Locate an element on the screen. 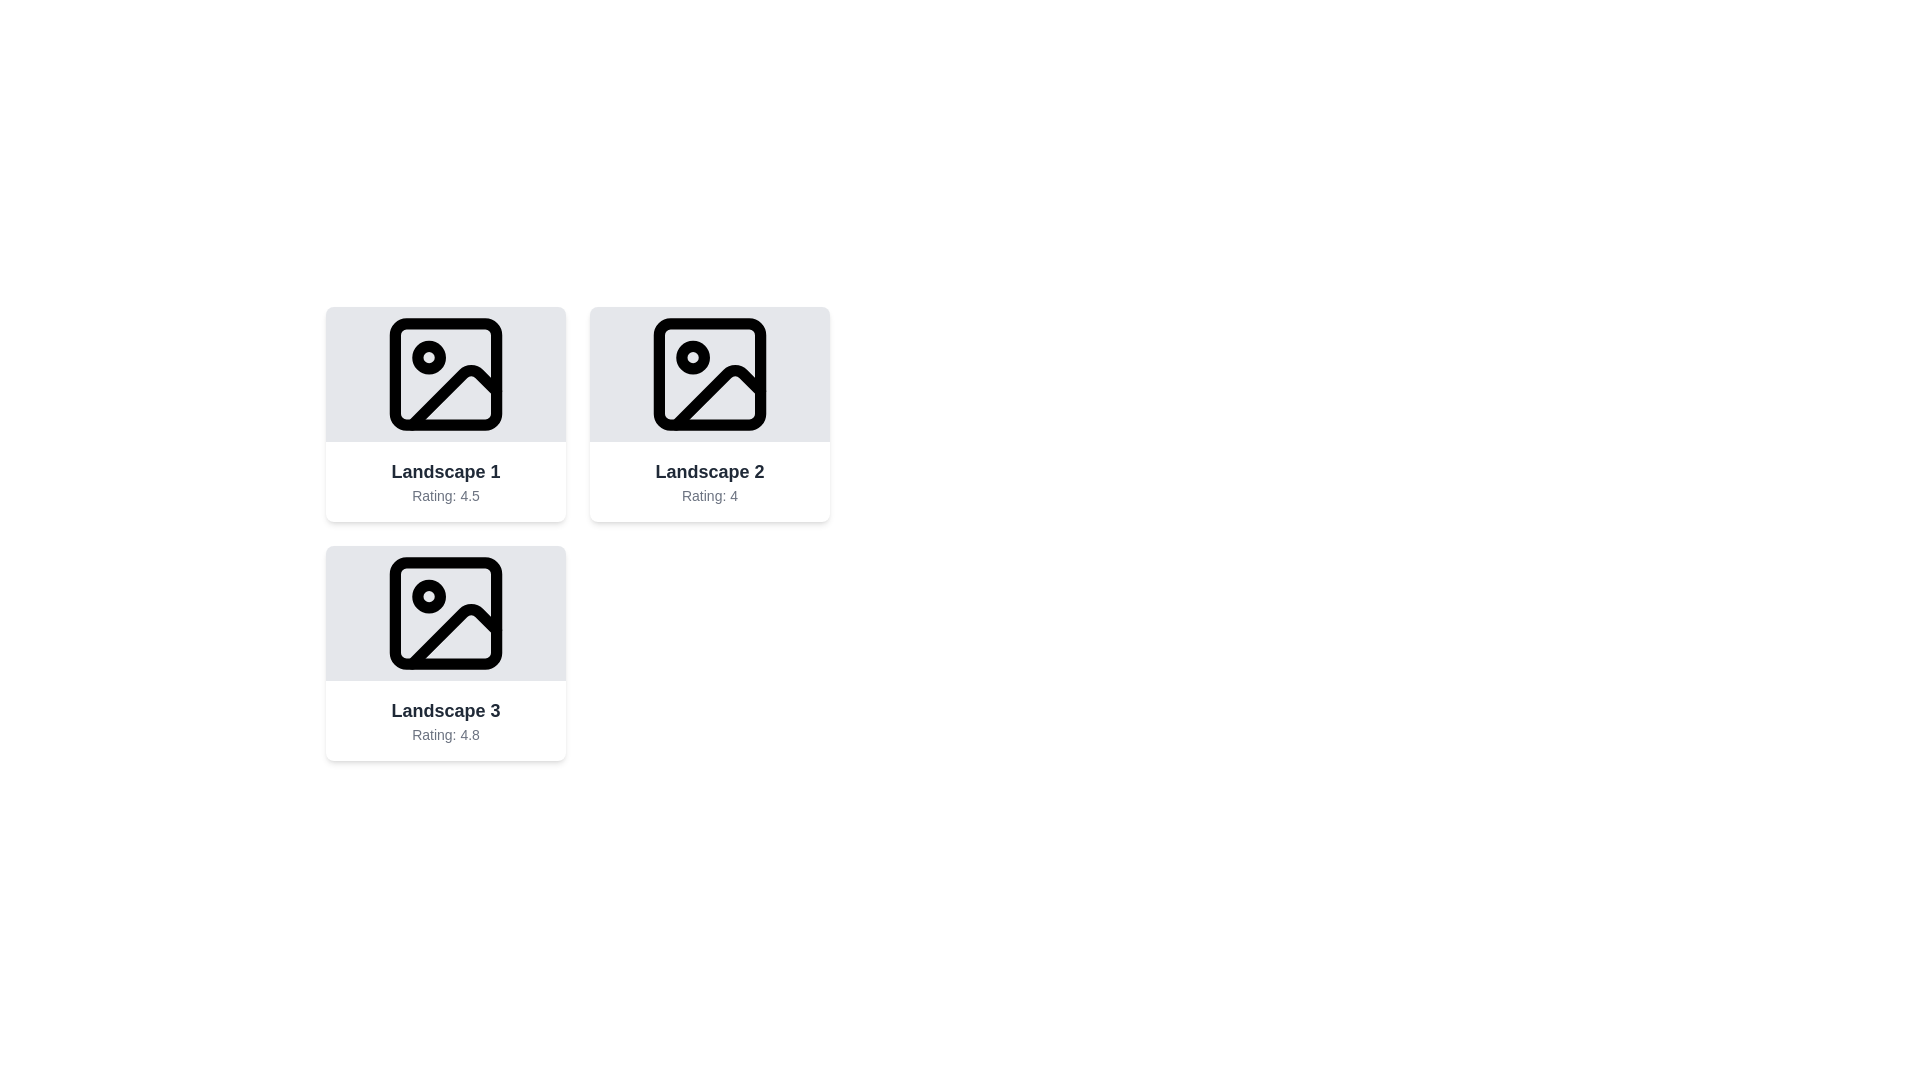 The height and width of the screenshot is (1080, 1920). the decorative graphical circle within the icon of the second card in the grid layout, located at the top-left corner inside the icon is located at coordinates (693, 356).